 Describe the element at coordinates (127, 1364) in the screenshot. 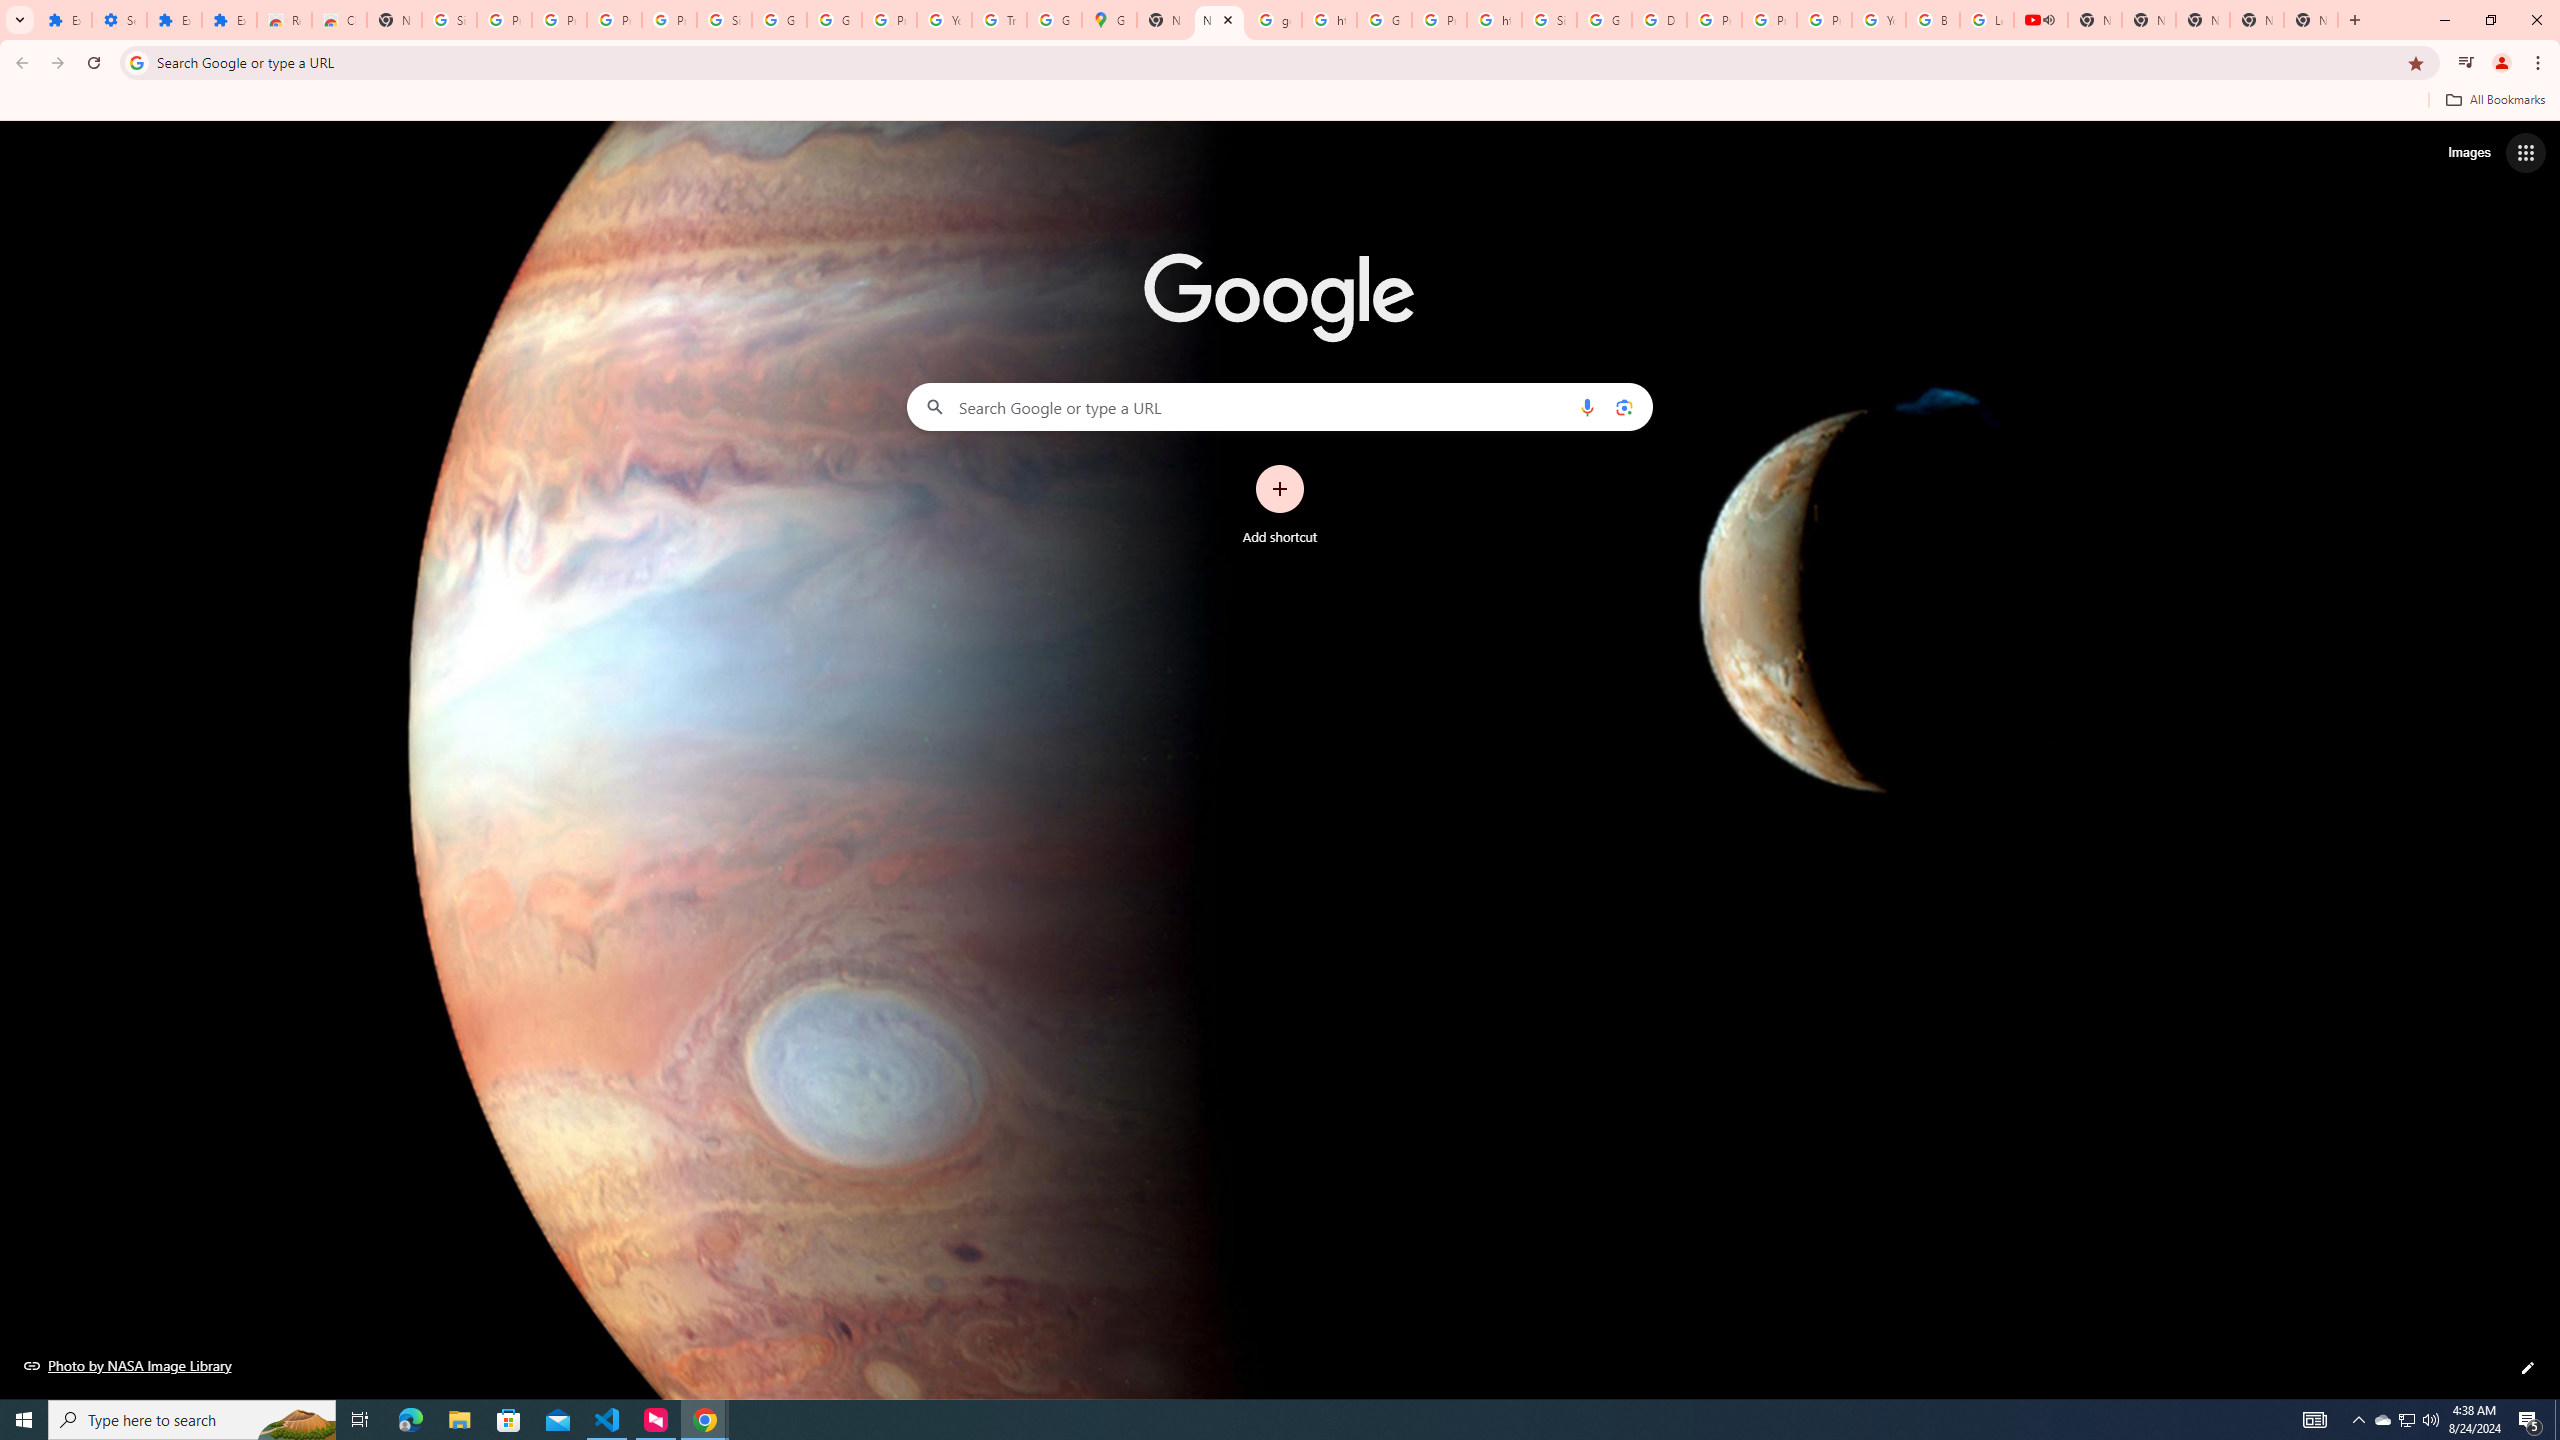

I see `'Photo by NASA Image Library'` at that location.